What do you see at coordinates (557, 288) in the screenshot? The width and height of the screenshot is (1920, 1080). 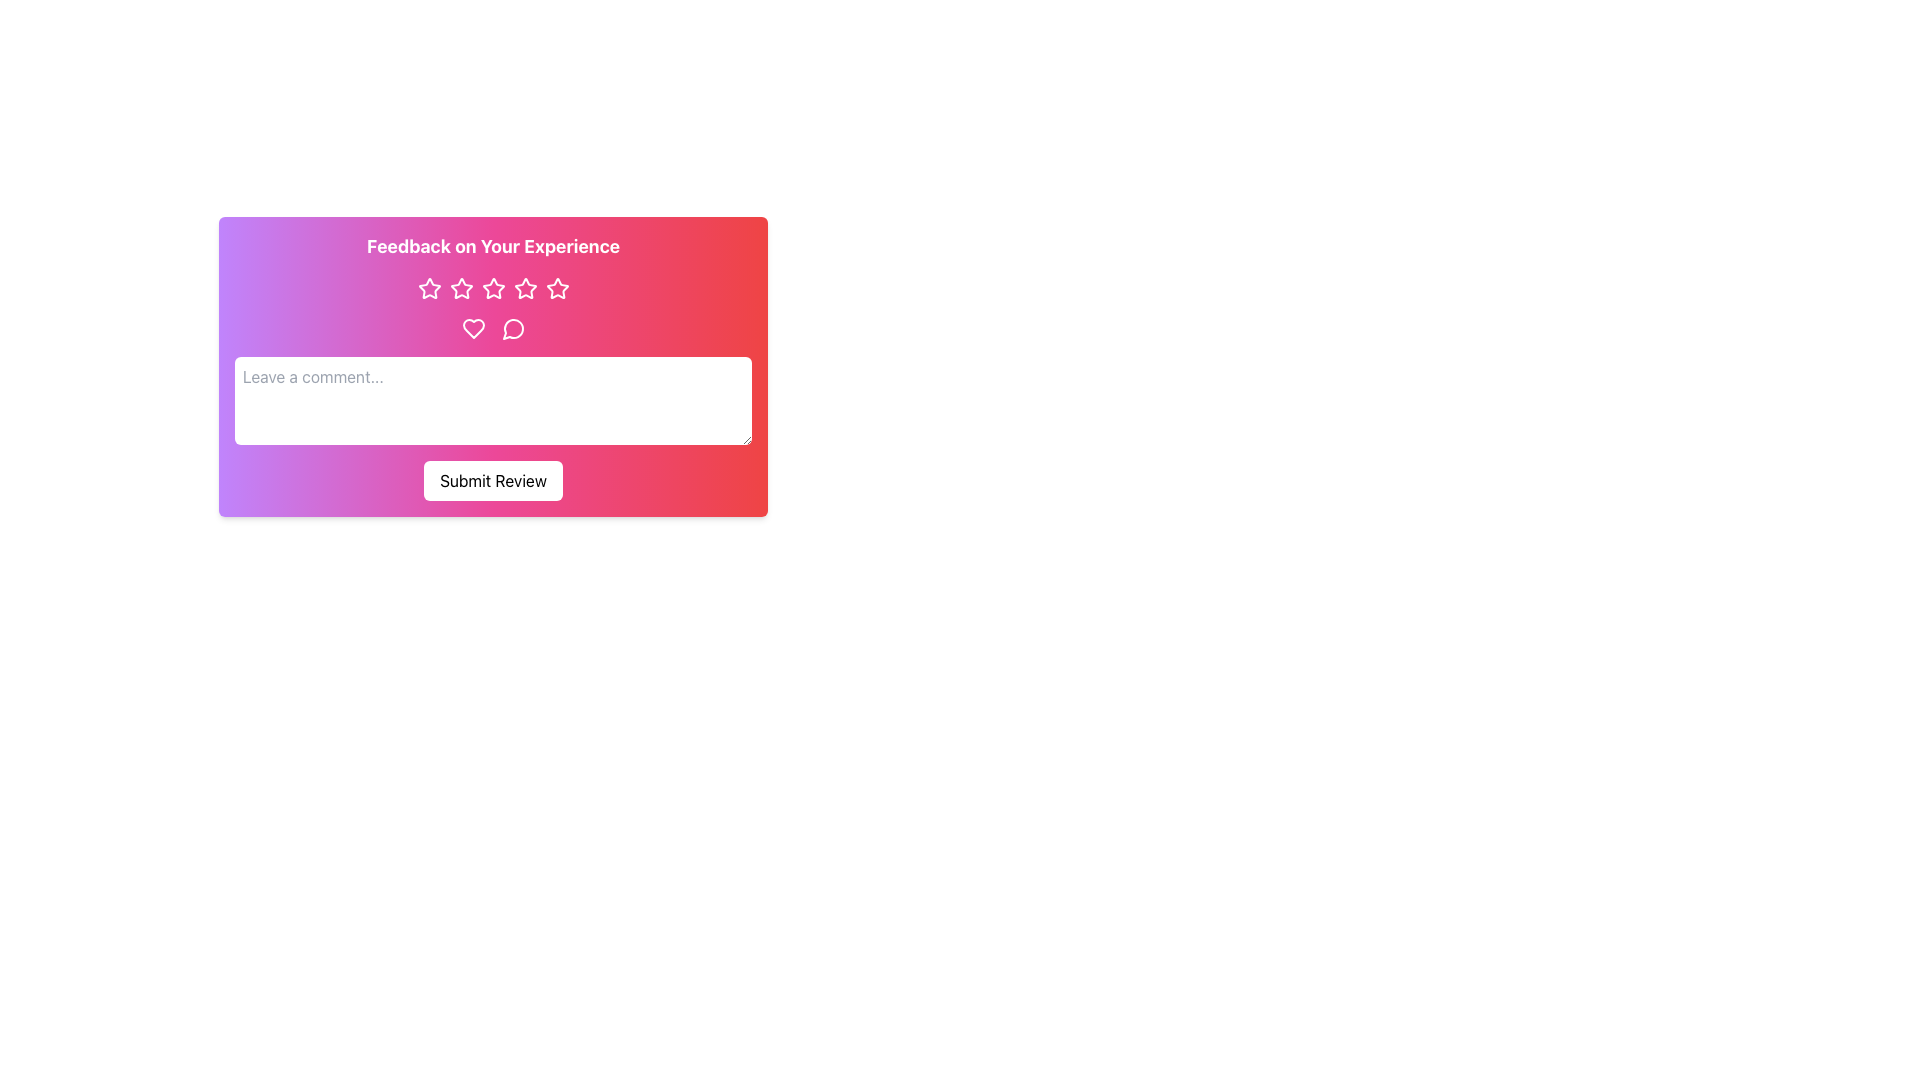 I see `the fifth star icon` at bounding box center [557, 288].